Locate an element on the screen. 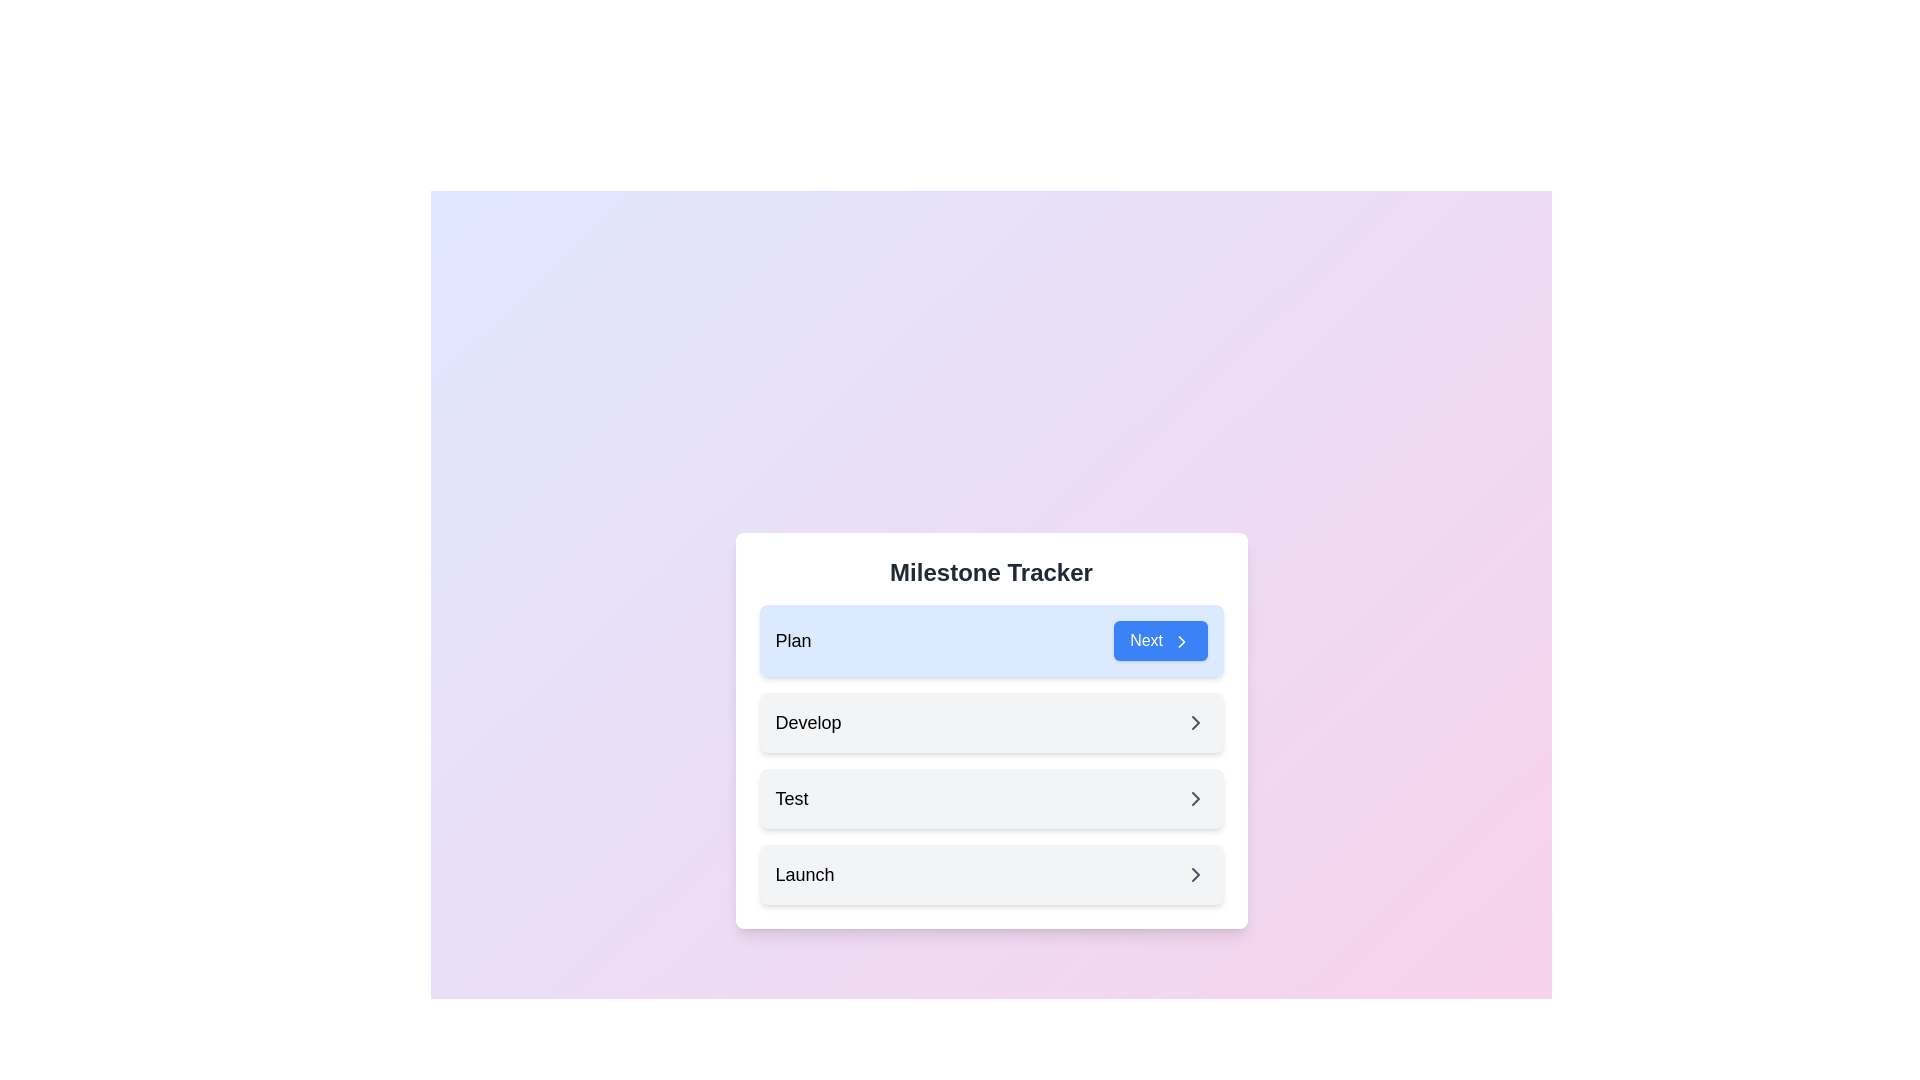 The width and height of the screenshot is (1920, 1080). the rightward-pointing chevron arrow icon, which is part of the last list item labeled 'Launch' in the 'Milestone Tracker' section is located at coordinates (1195, 874).